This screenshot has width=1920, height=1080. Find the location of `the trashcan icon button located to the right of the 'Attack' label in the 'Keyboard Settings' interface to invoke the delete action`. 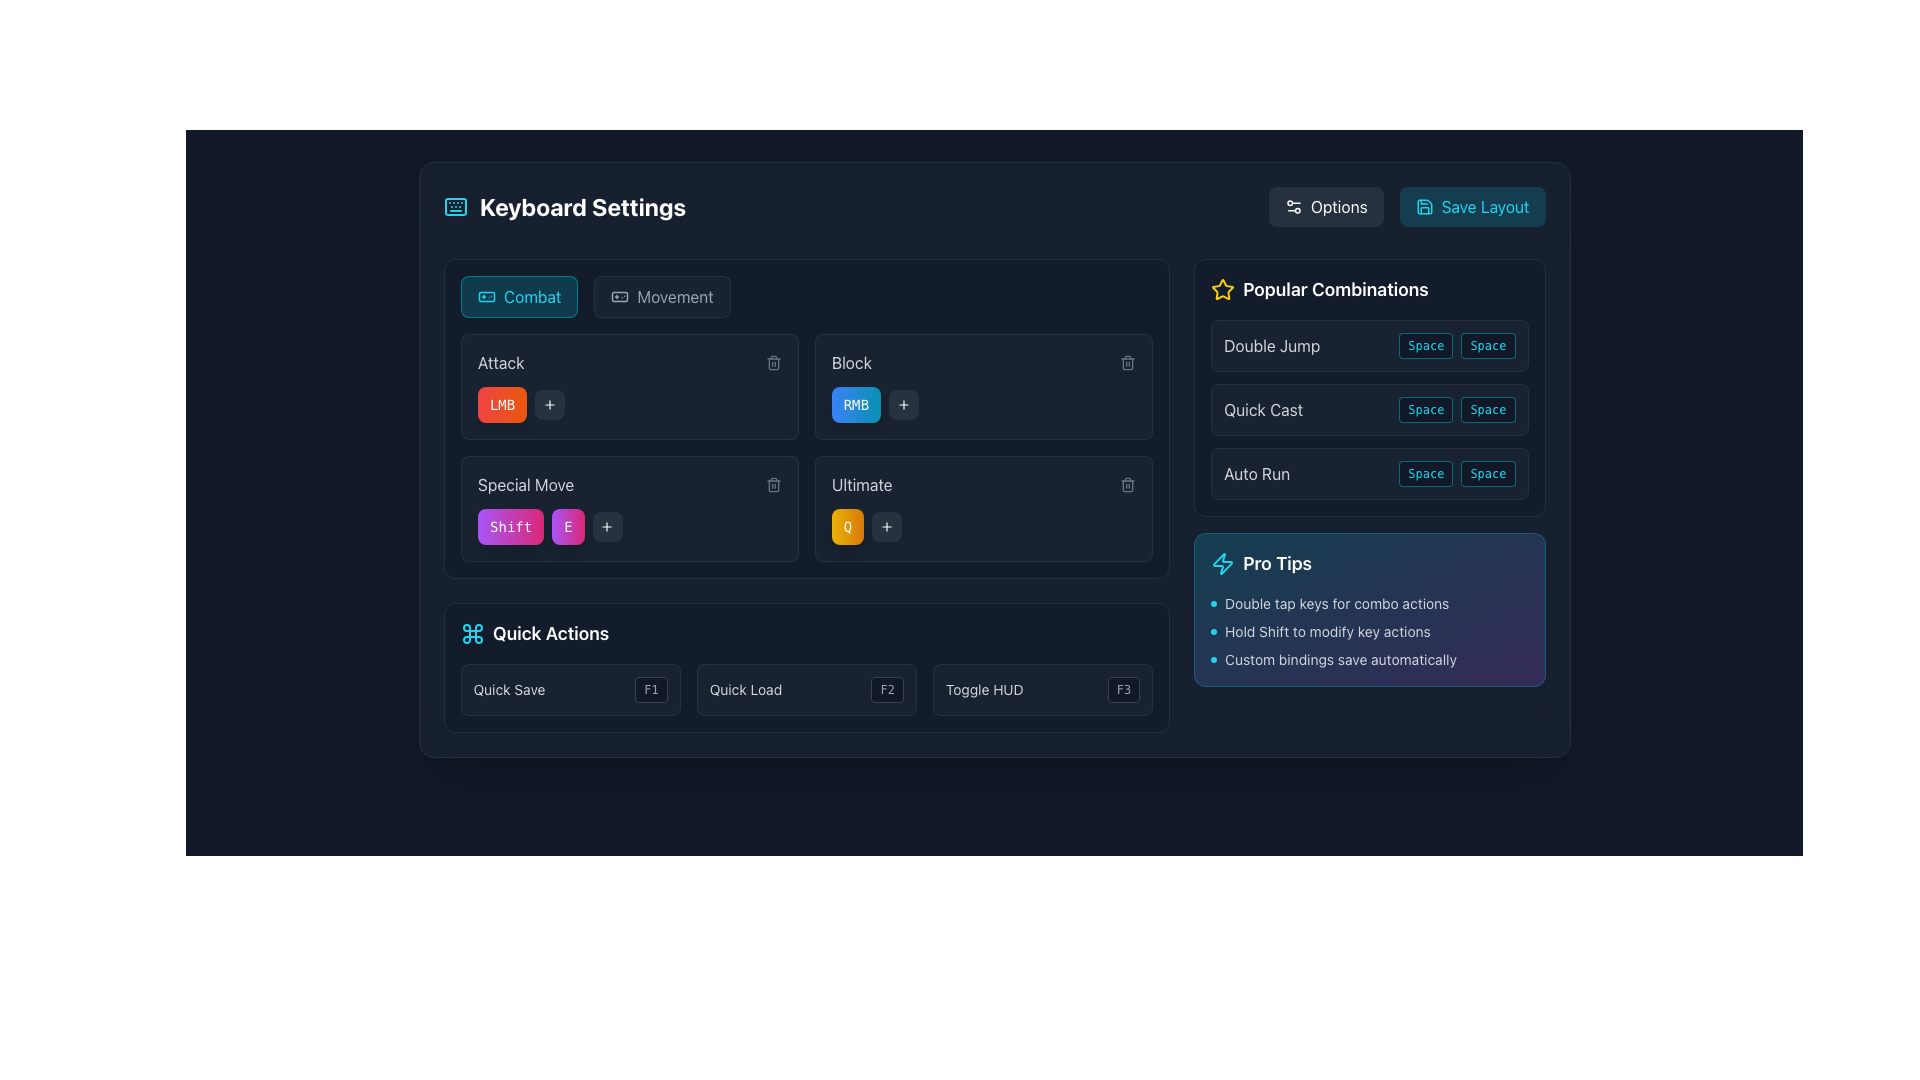

the trashcan icon button located to the right of the 'Attack' label in the 'Keyboard Settings' interface to invoke the delete action is located at coordinates (772, 362).